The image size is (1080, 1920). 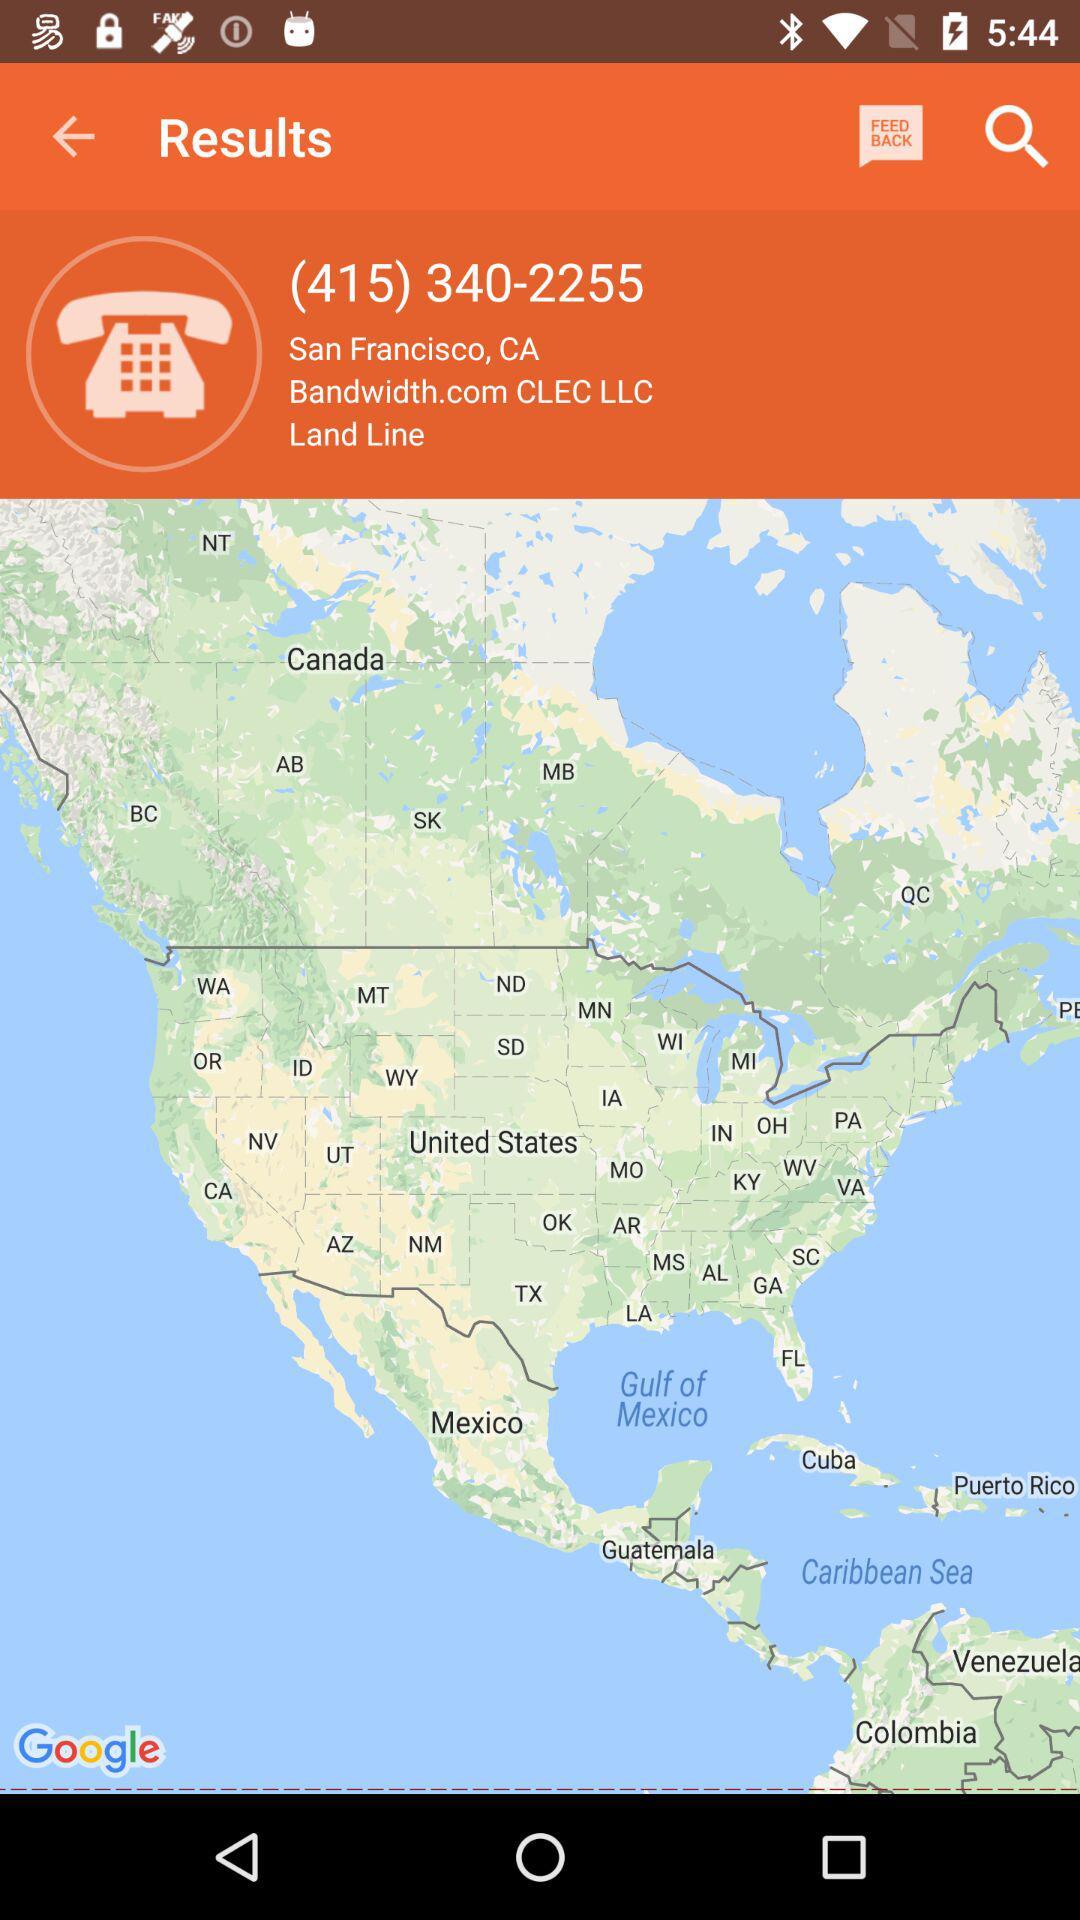 I want to click on app above bandwidth com clec item, so click(x=890, y=135).